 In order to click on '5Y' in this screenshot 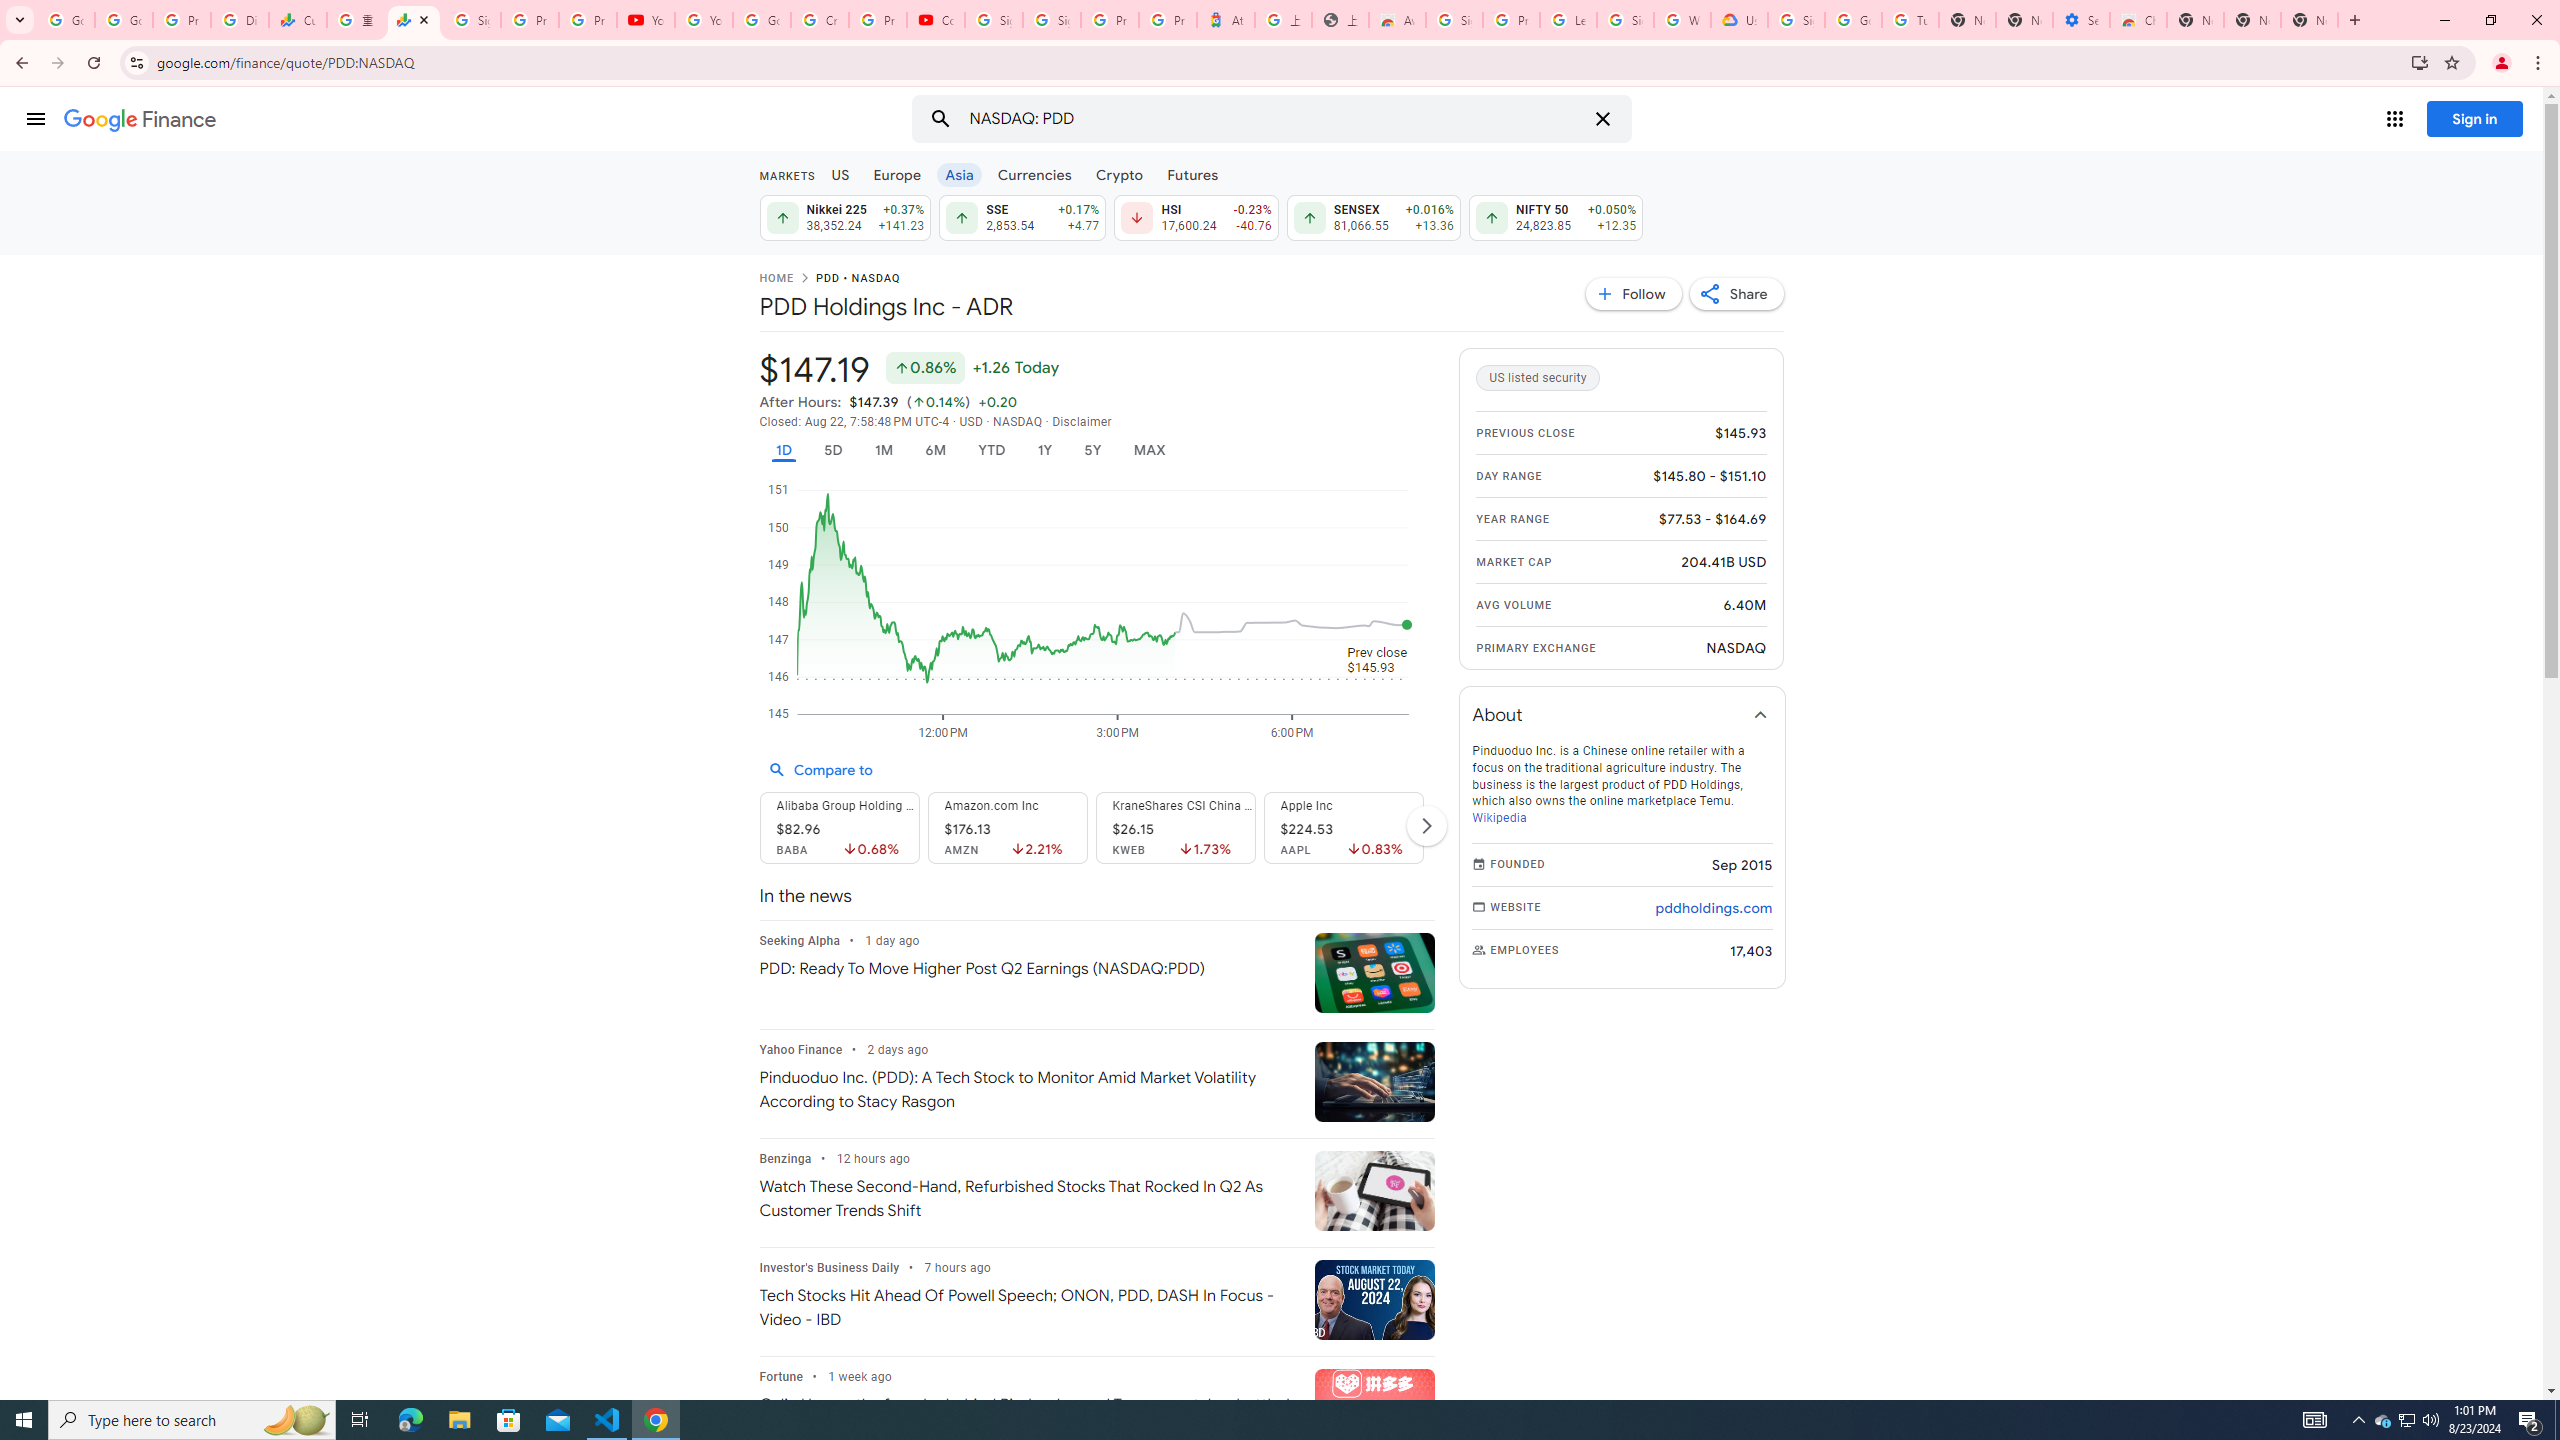, I will do `click(1092, 449)`.